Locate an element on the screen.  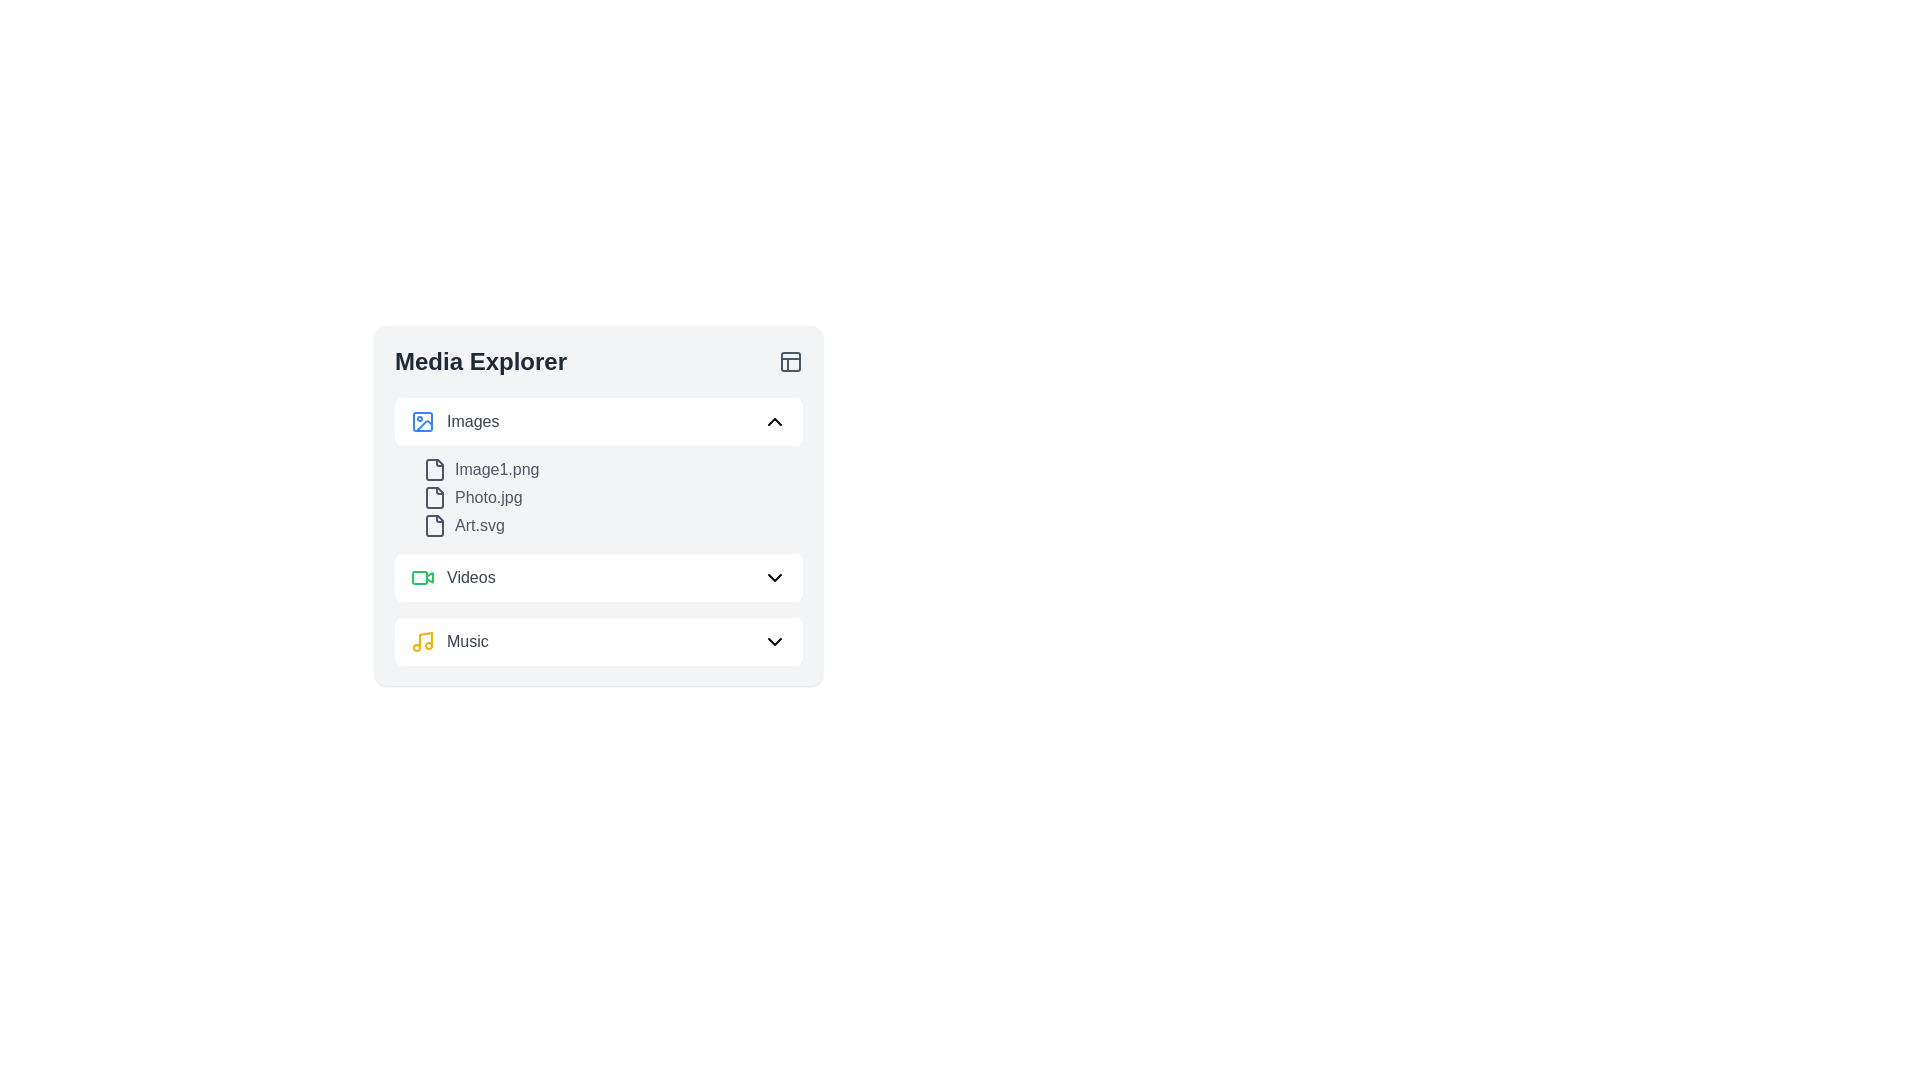
the 'Music' text label with gray font color in the Videos section of the Media Explorer UI is located at coordinates (466, 641).